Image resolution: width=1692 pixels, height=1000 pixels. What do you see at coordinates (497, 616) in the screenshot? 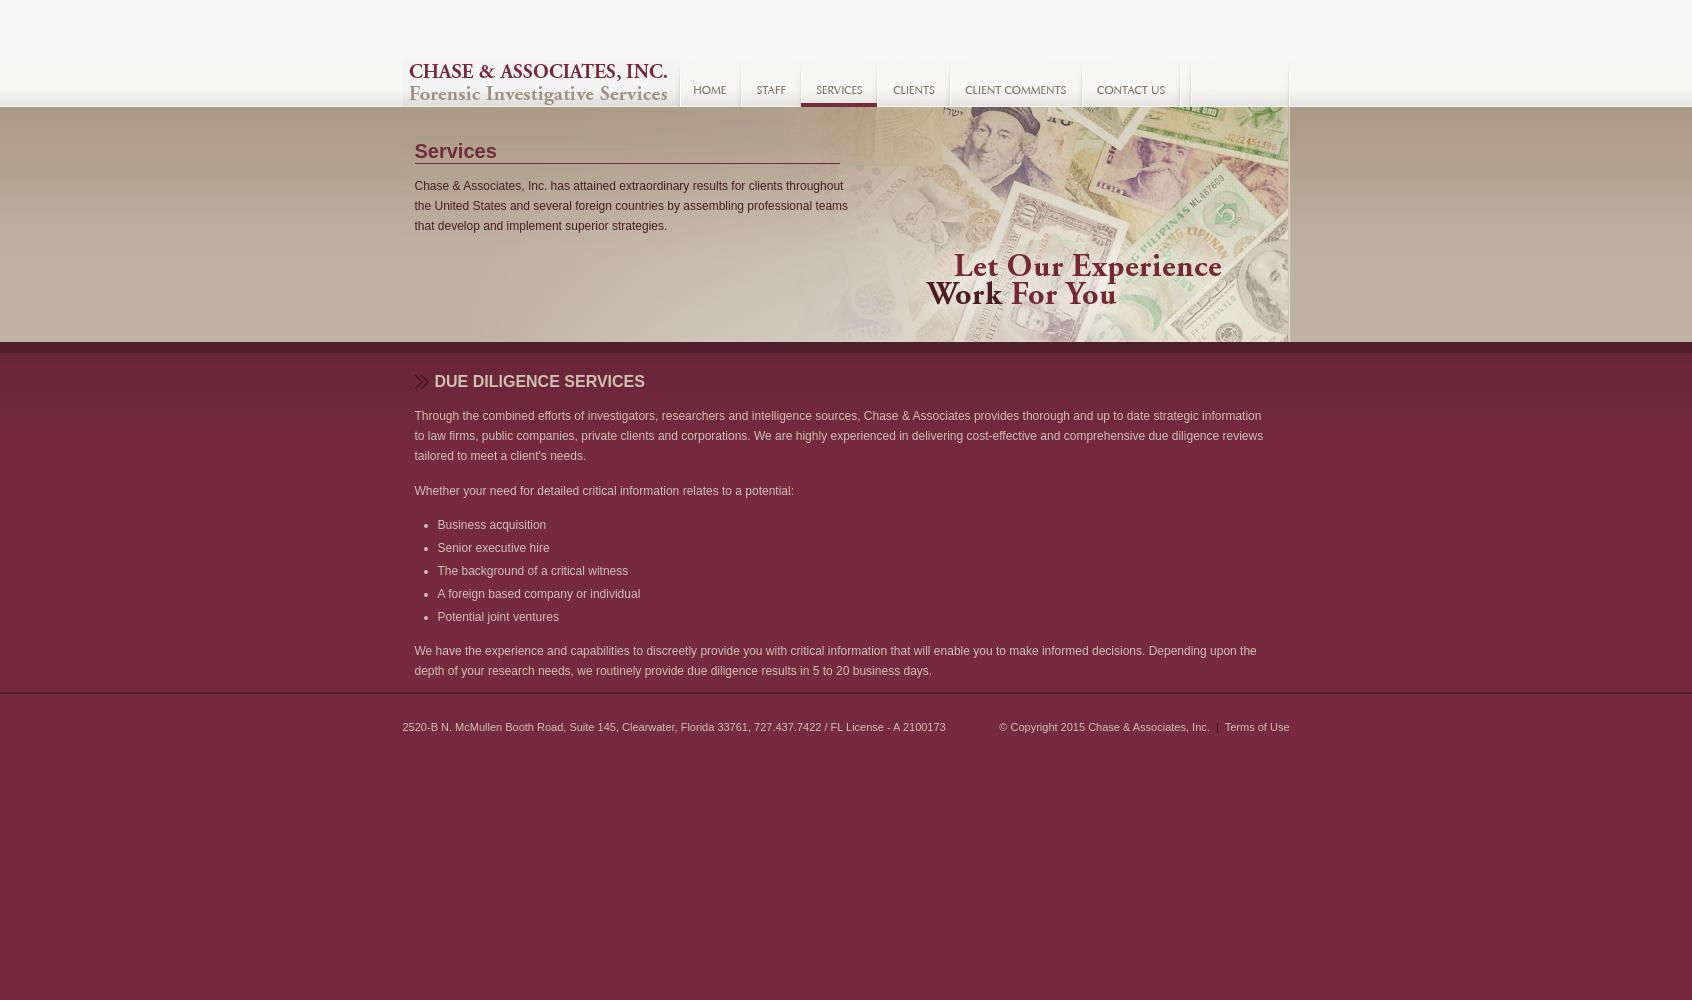
I see `'Potential joint ventures'` at bounding box center [497, 616].